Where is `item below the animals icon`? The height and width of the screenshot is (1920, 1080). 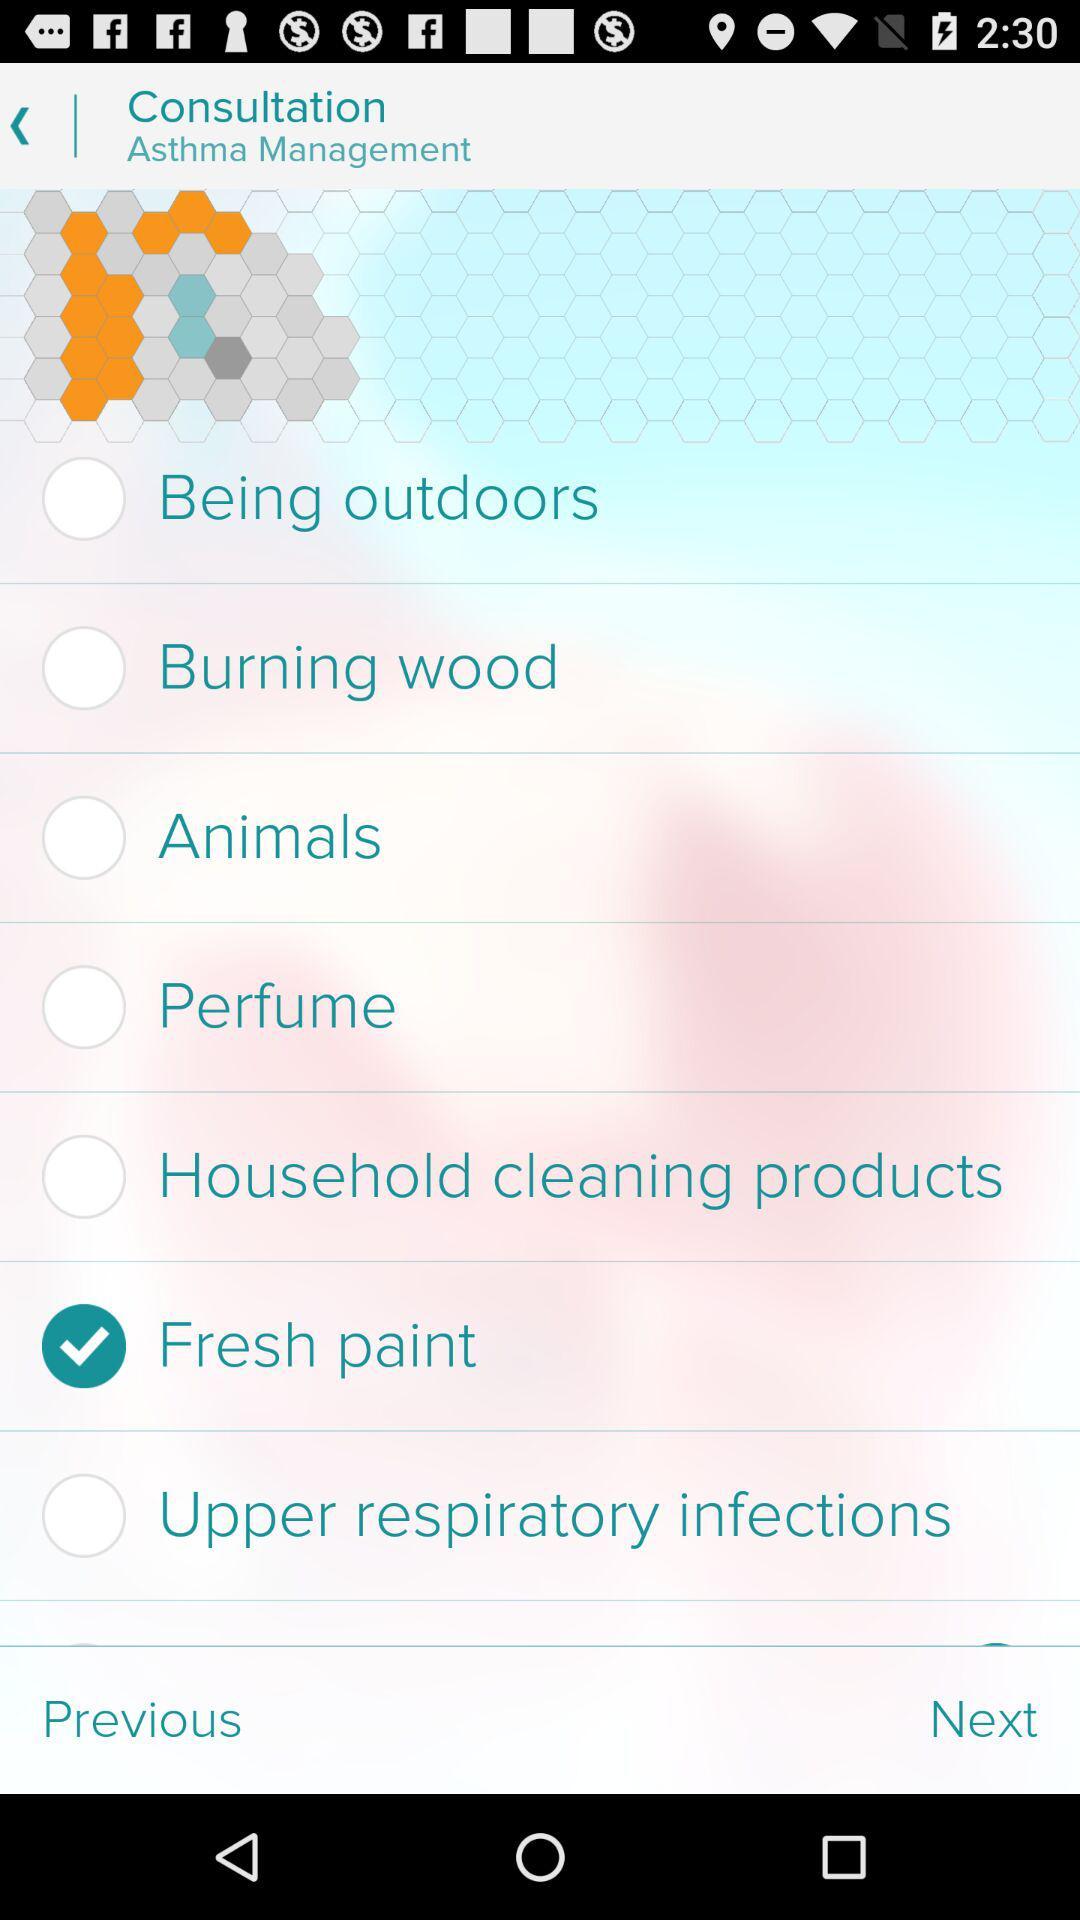 item below the animals icon is located at coordinates (533, 1007).